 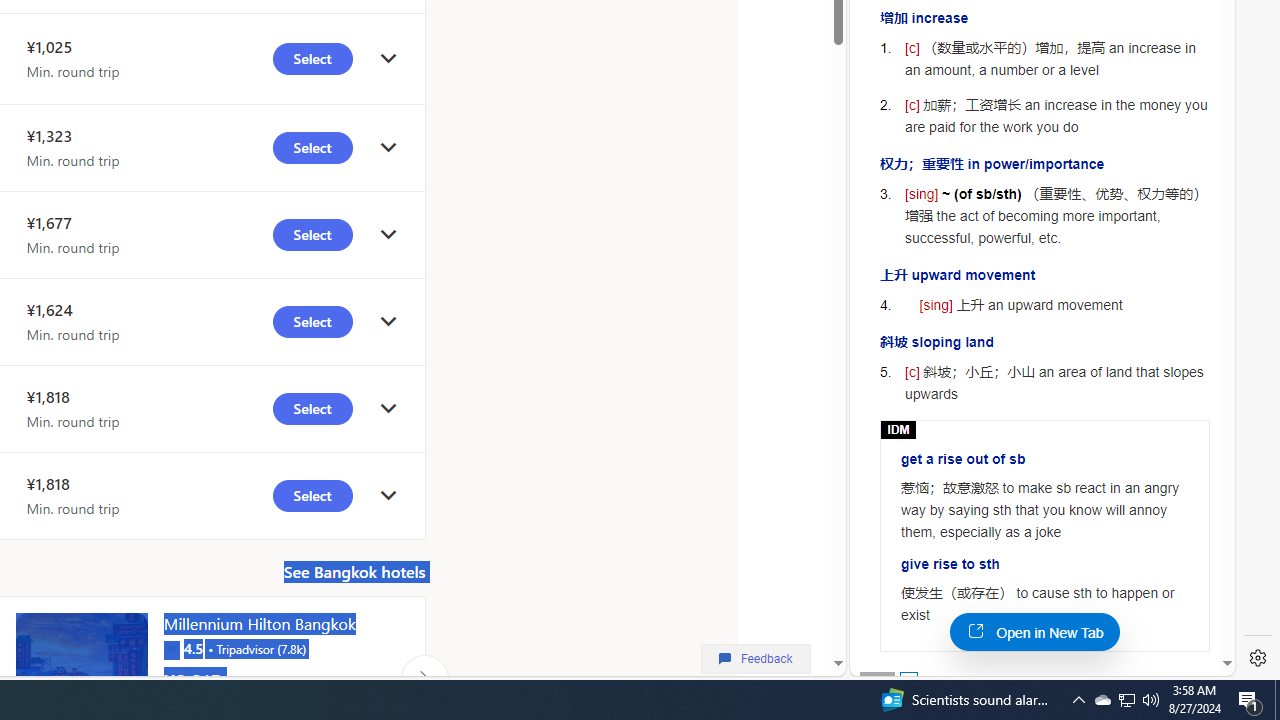 What do you see at coordinates (388, 495) in the screenshot?
I see `'click to get details'` at bounding box center [388, 495].